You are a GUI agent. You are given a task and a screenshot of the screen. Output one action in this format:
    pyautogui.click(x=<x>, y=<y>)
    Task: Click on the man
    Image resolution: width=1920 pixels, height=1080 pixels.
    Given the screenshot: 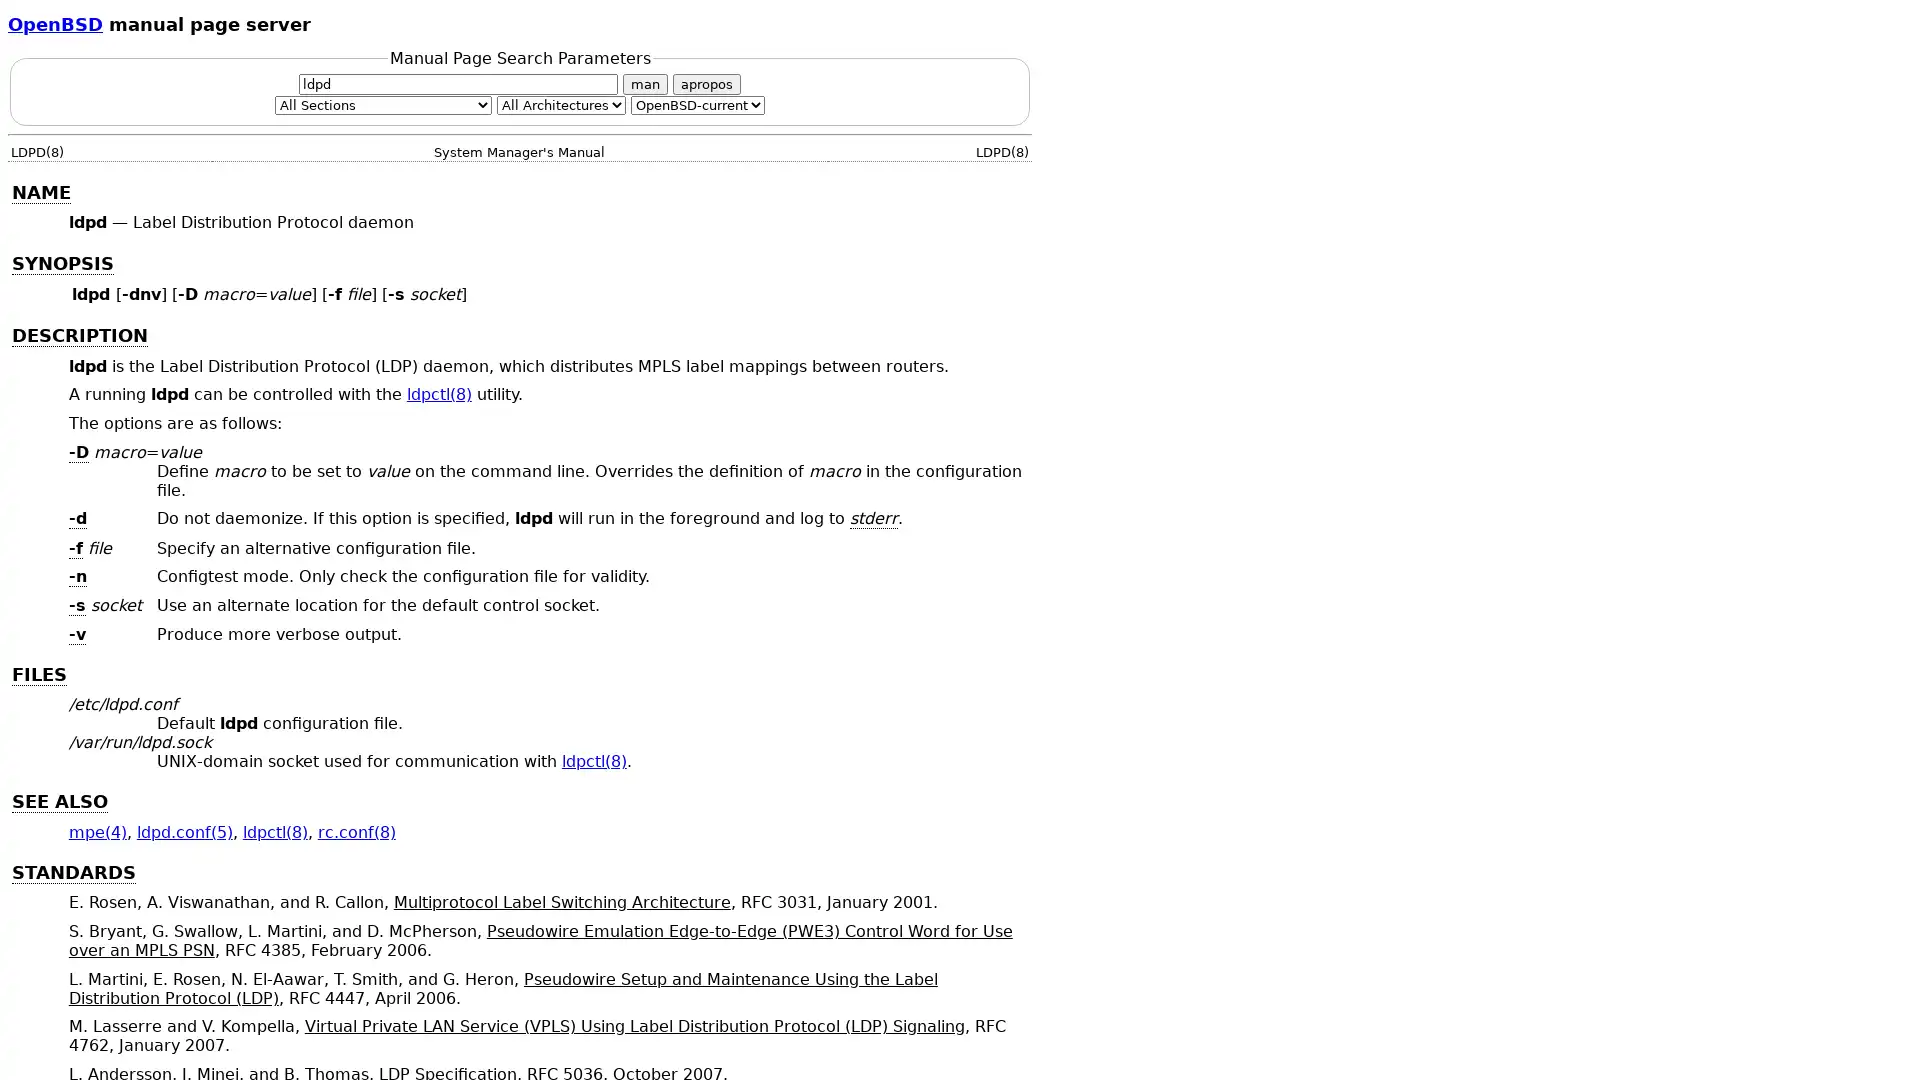 What is the action you would take?
    pyautogui.click(x=645, y=82)
    